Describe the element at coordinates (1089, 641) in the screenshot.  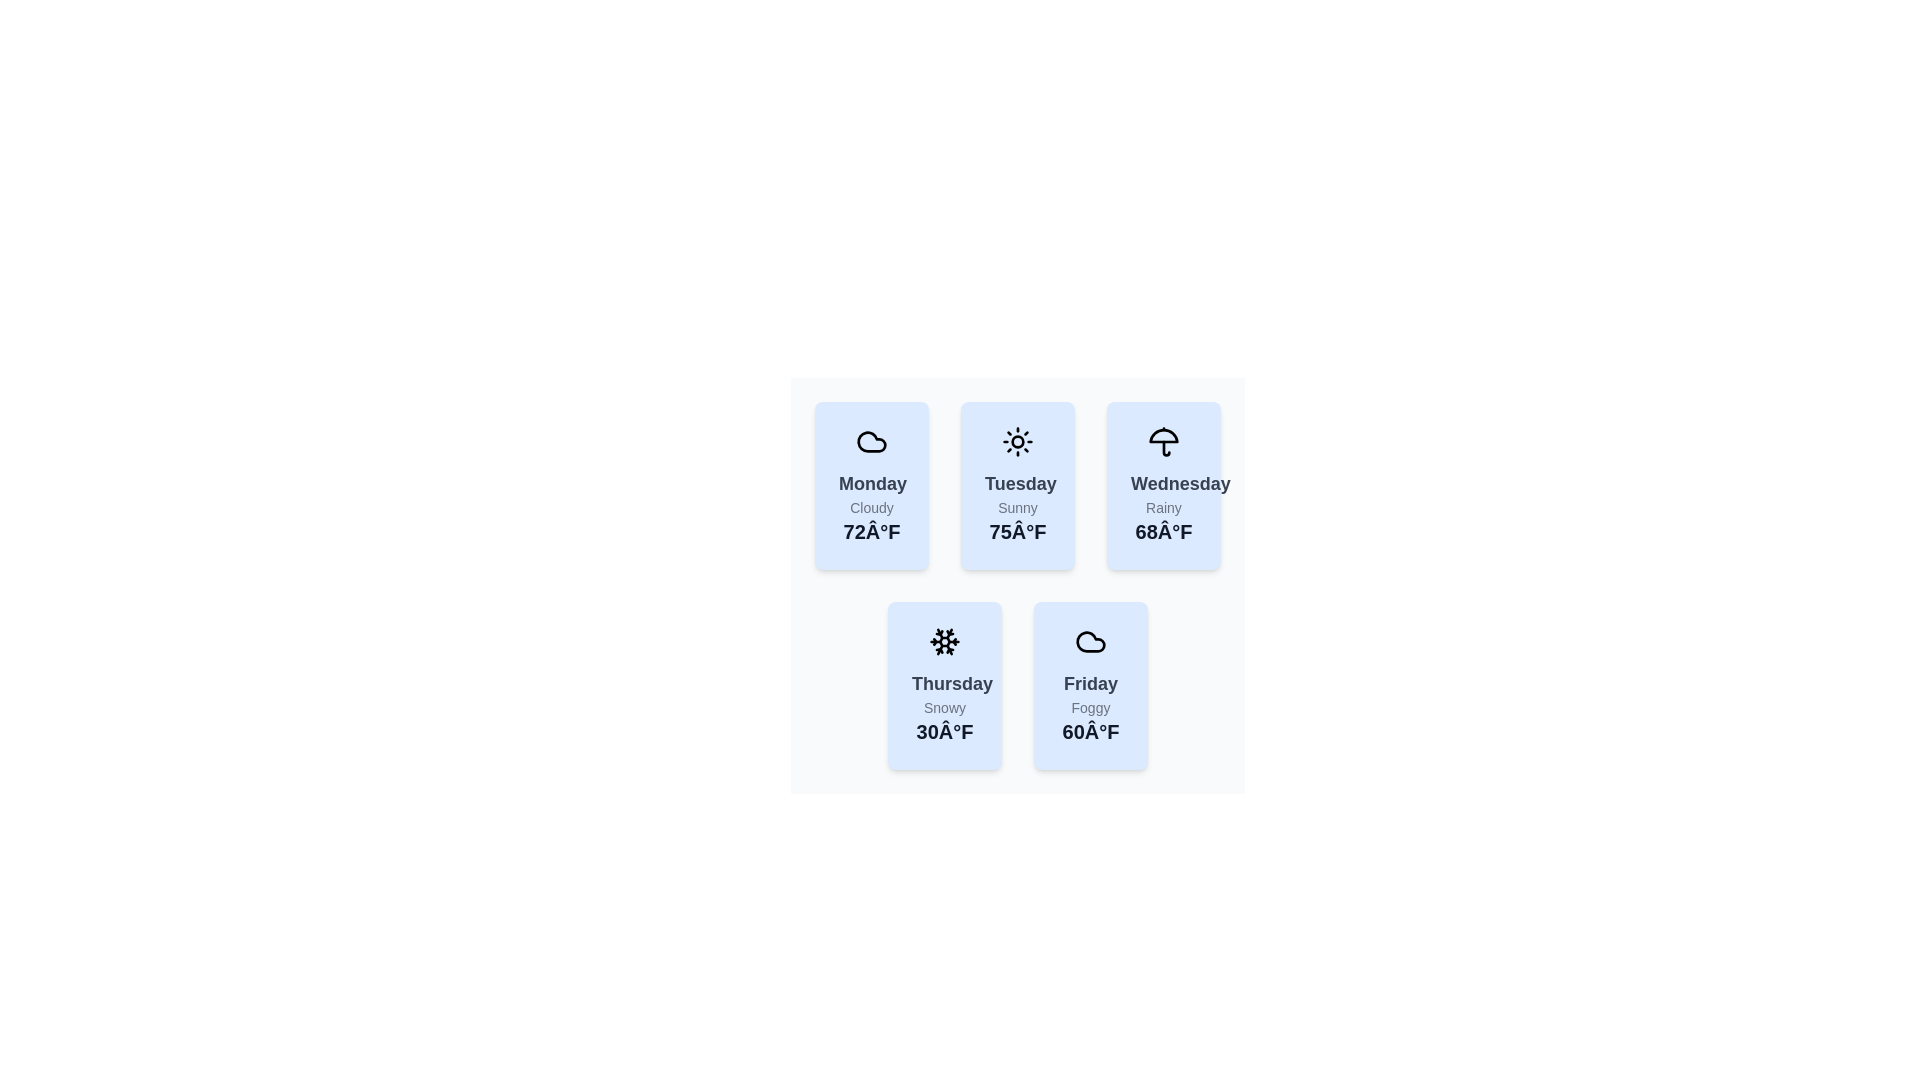
I see `the weather representation icon indicating a cloudy condition located at the top center of the 'Monday' card in the first row, first column` at that location.